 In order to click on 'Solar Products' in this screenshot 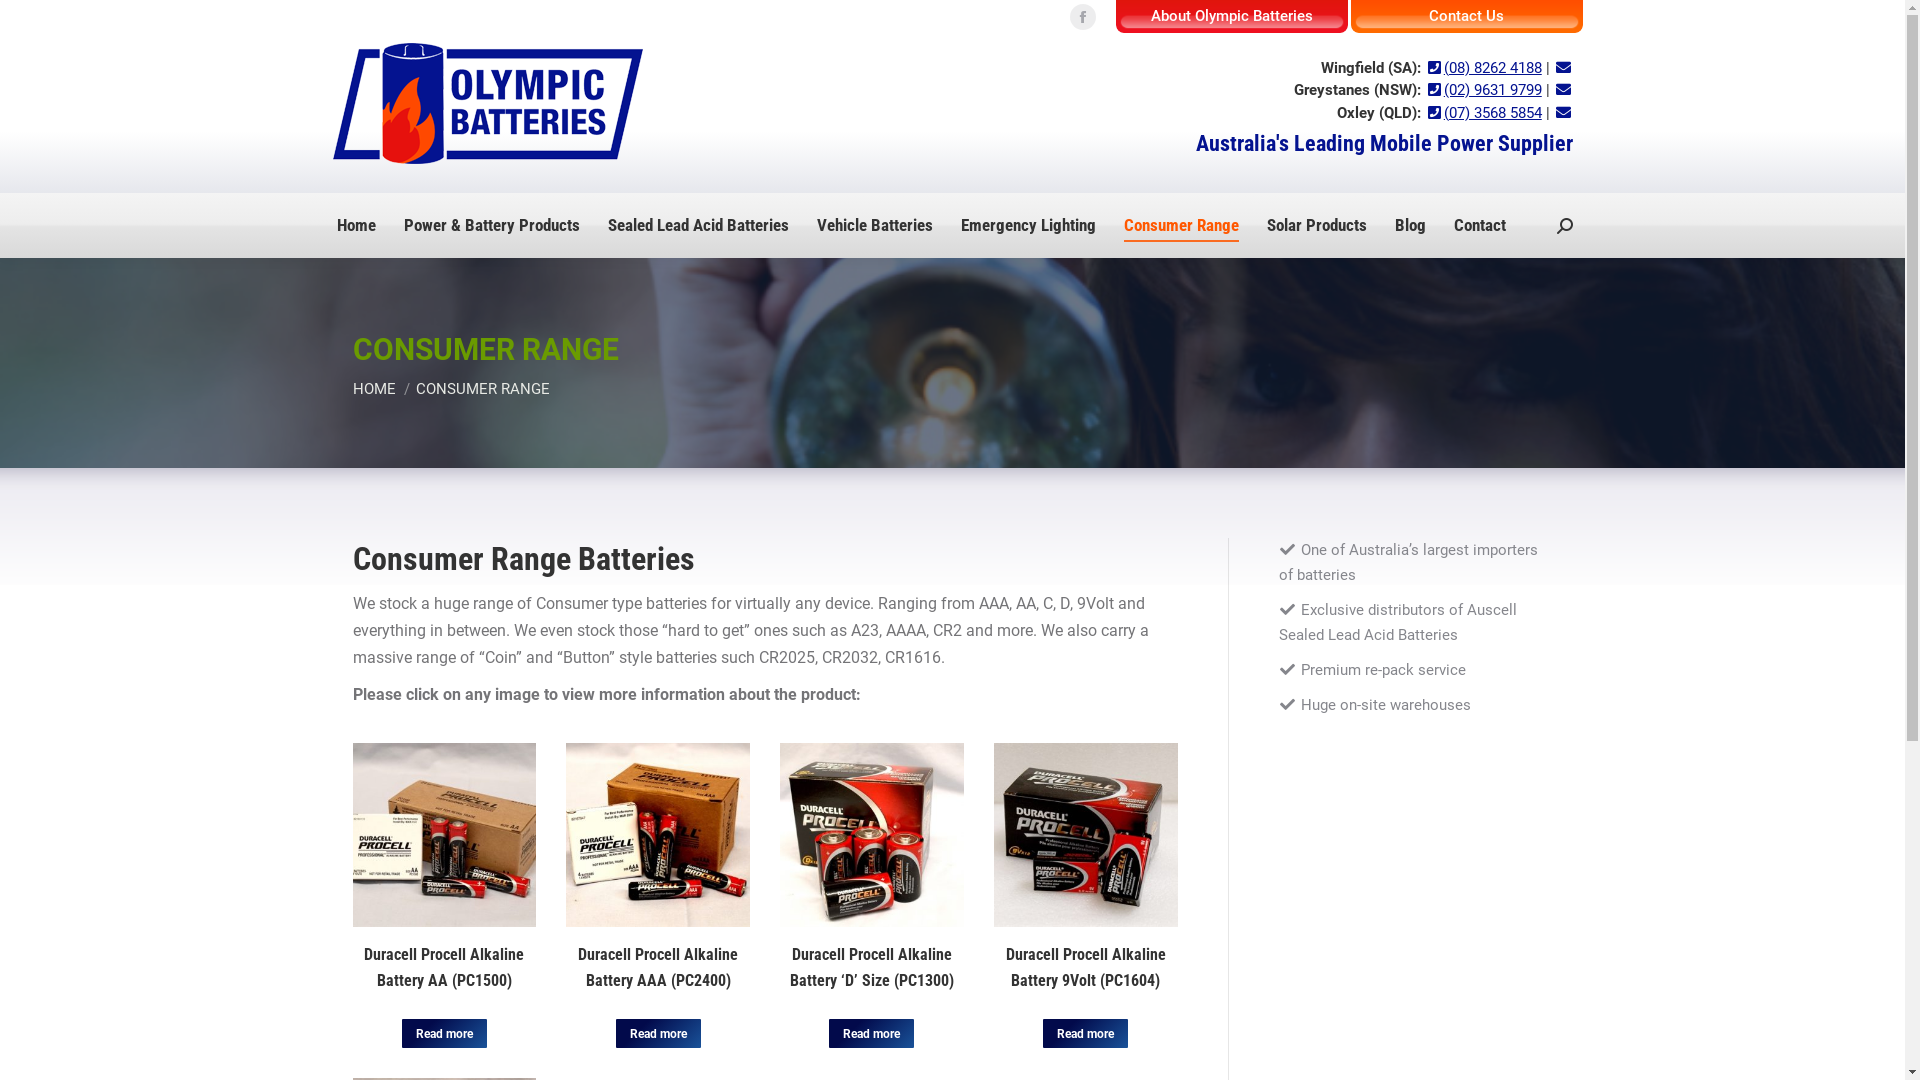, I will do `click(1315, 225)`.